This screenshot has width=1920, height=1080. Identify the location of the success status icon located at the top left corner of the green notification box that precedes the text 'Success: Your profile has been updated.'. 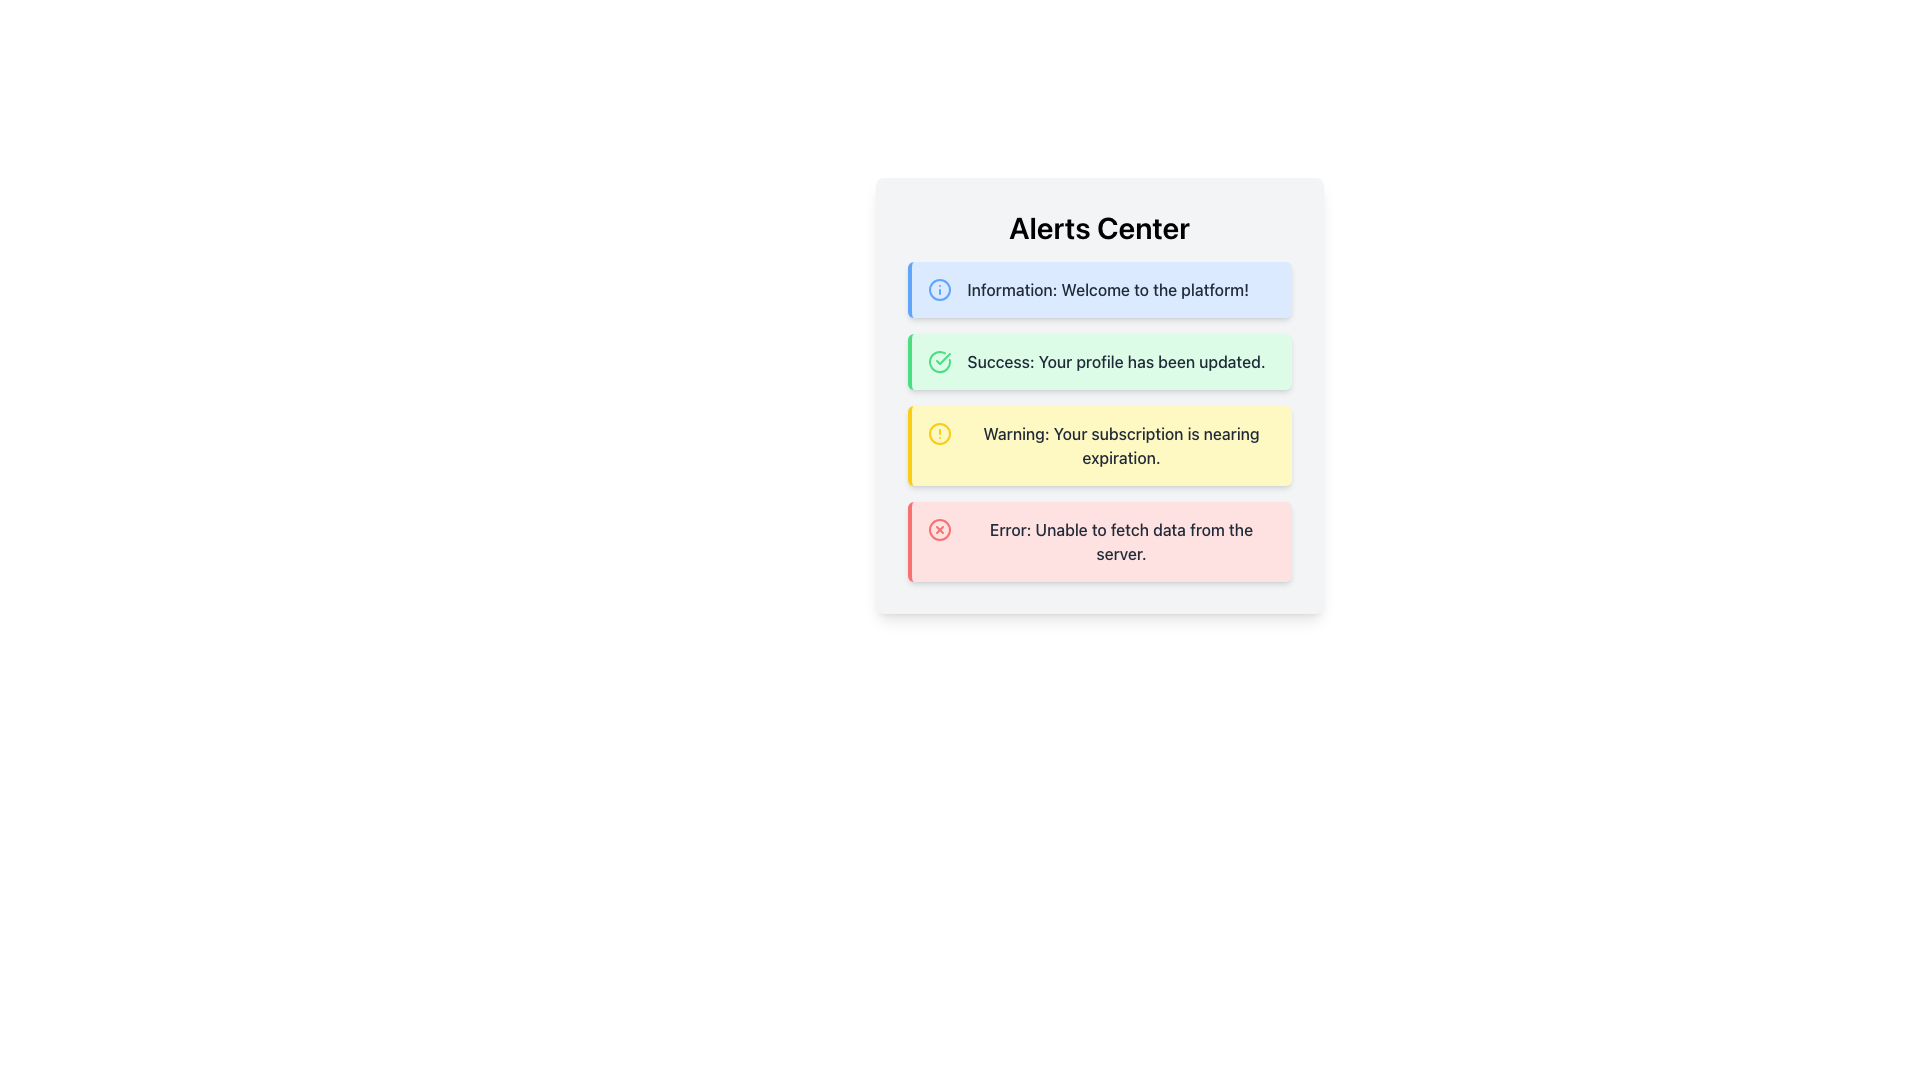
(946, 362).